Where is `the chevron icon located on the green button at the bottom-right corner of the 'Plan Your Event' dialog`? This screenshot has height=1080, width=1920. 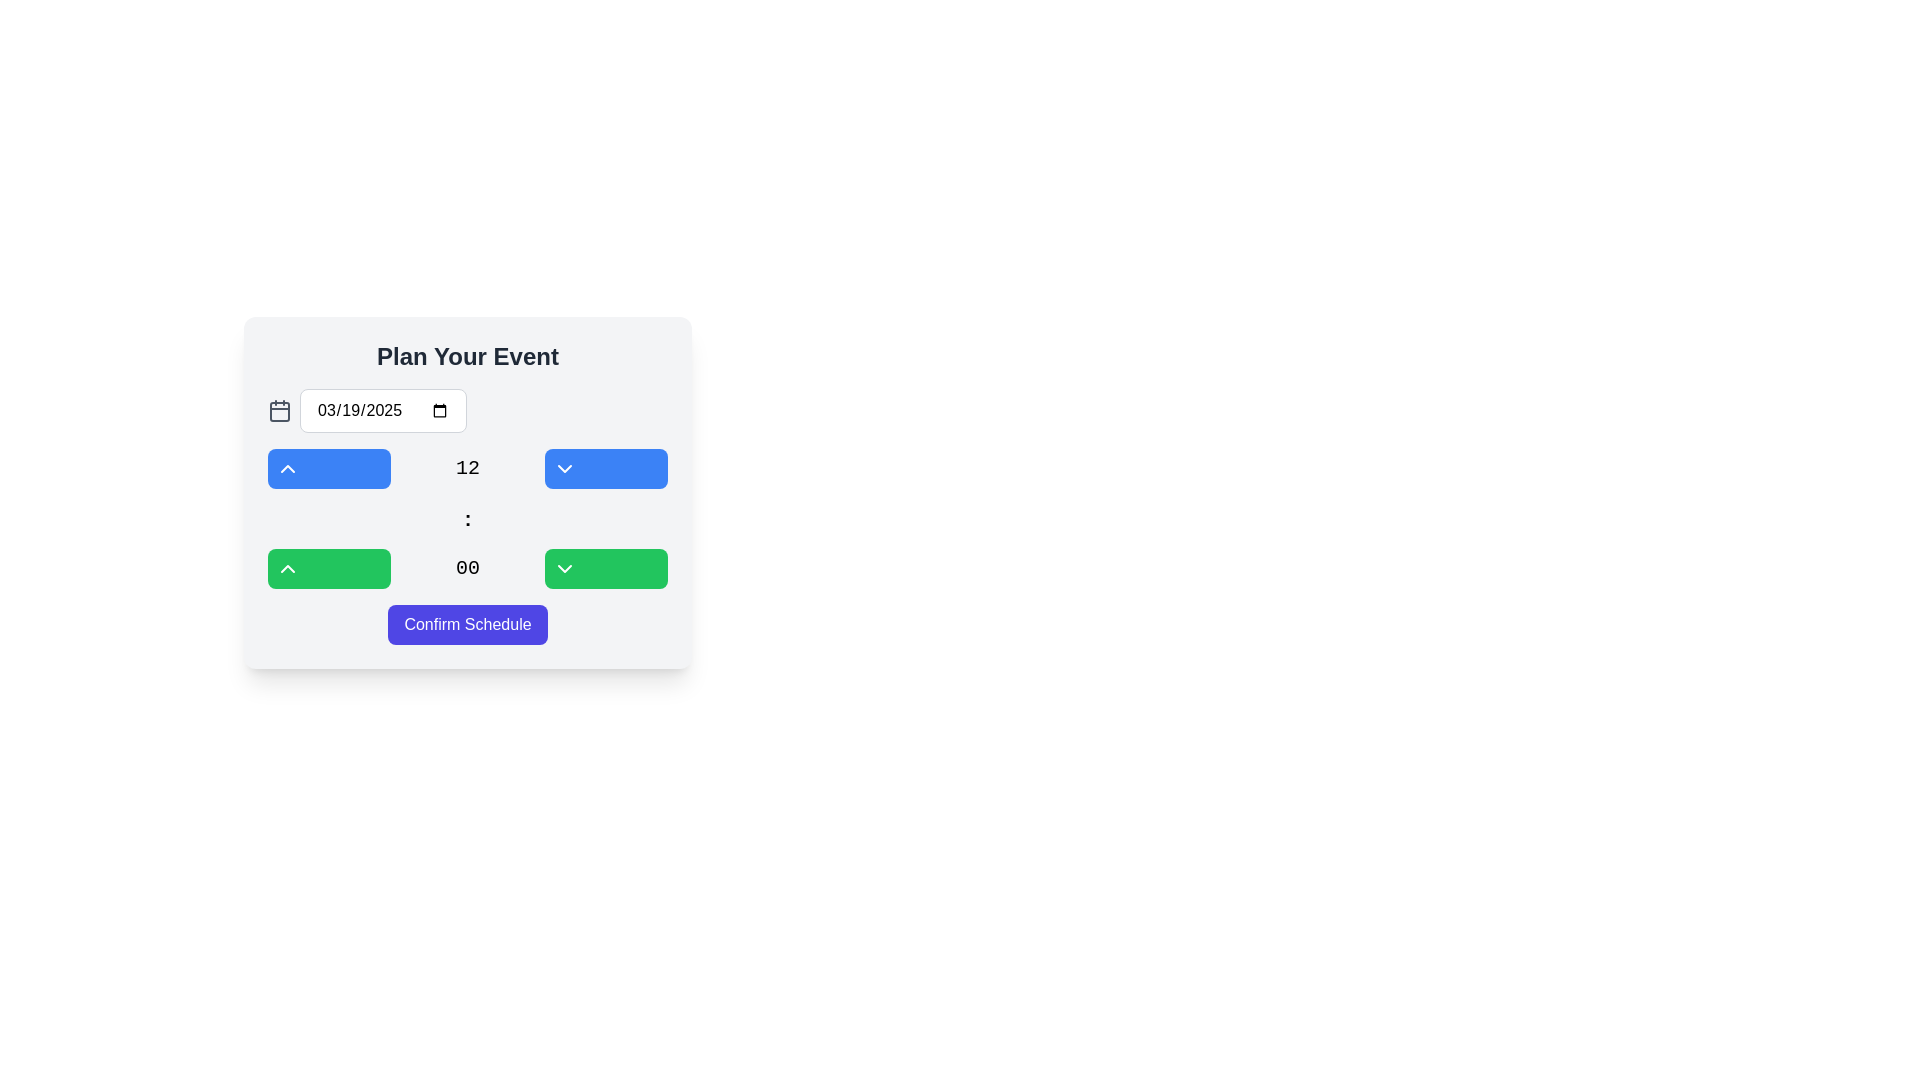 the chevron icon located on the green button at the bottom-right corner of the 'Plan Your Event' dialog is located at coordinates (564, 569).